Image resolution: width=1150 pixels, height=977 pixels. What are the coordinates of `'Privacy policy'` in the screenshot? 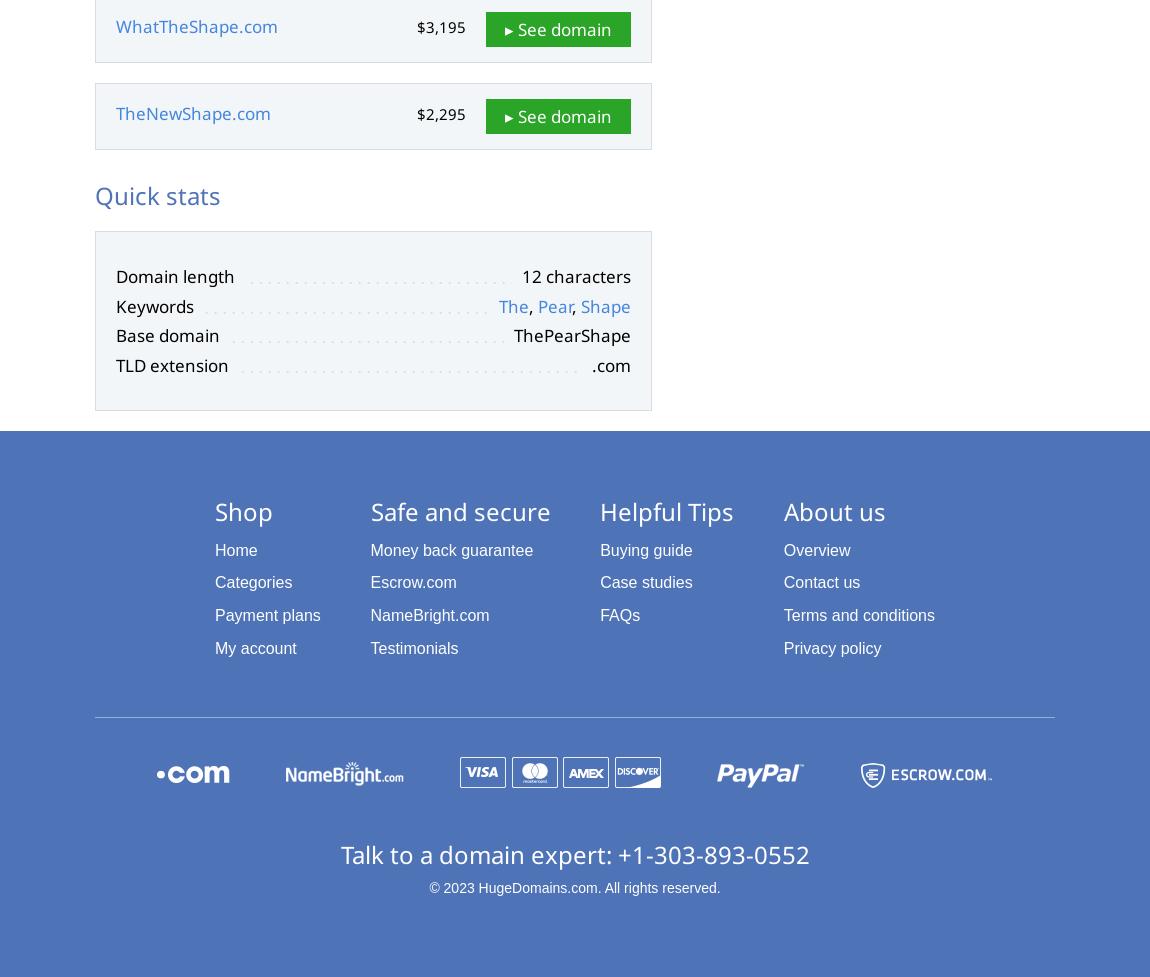 It's located at (831, 646).